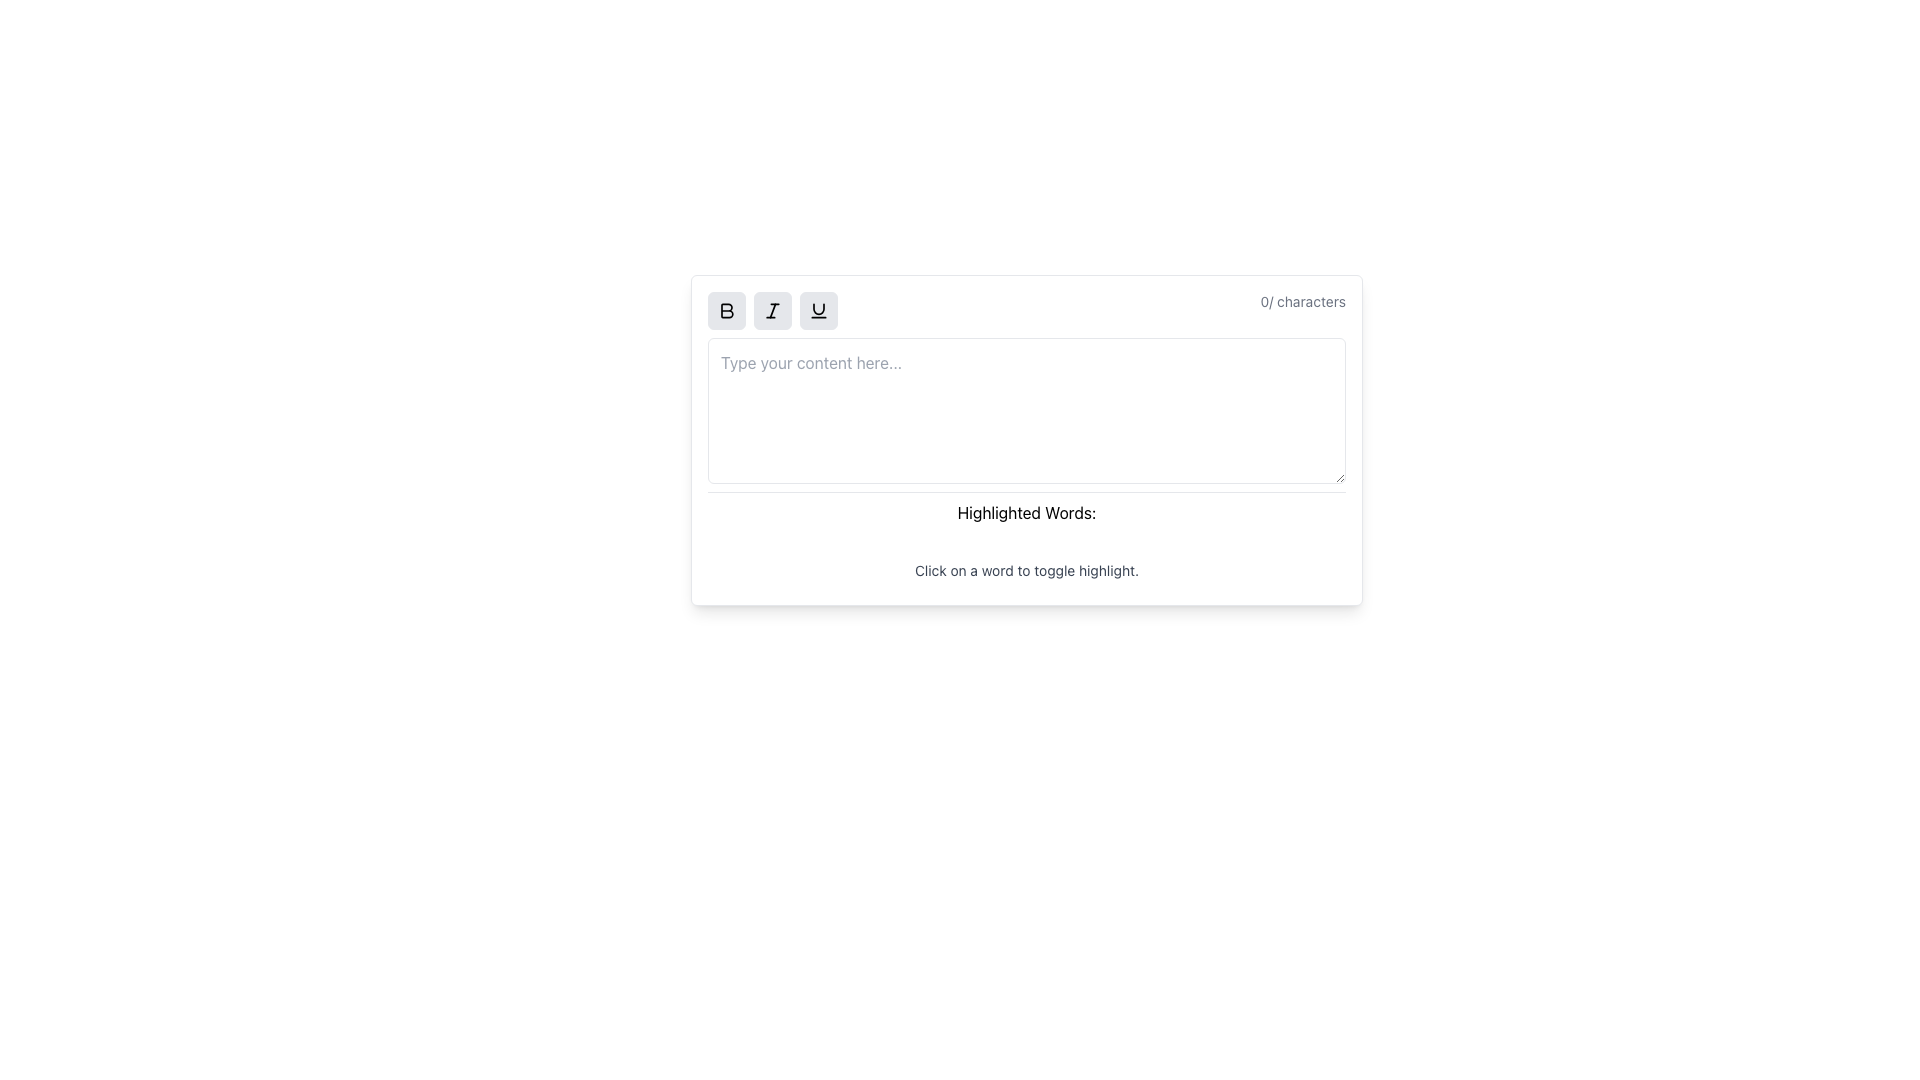 The height and width of the screenshot is (1080, 1920). Describe the element at coordinates (771, 311) in the screenshot. I see `the italic formatting button, which is the second button in the row of styling options (B, I, U)` at that location.